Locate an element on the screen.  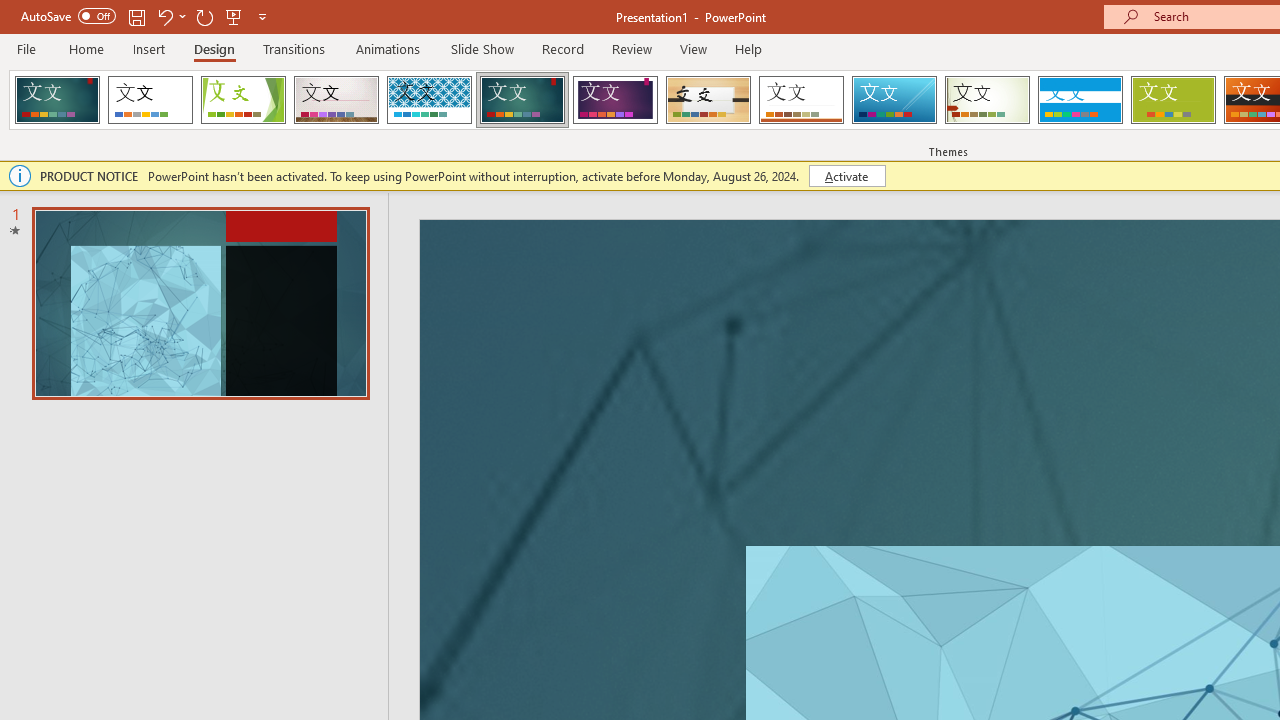
'Wisp' is located at coordinates (987, 100).